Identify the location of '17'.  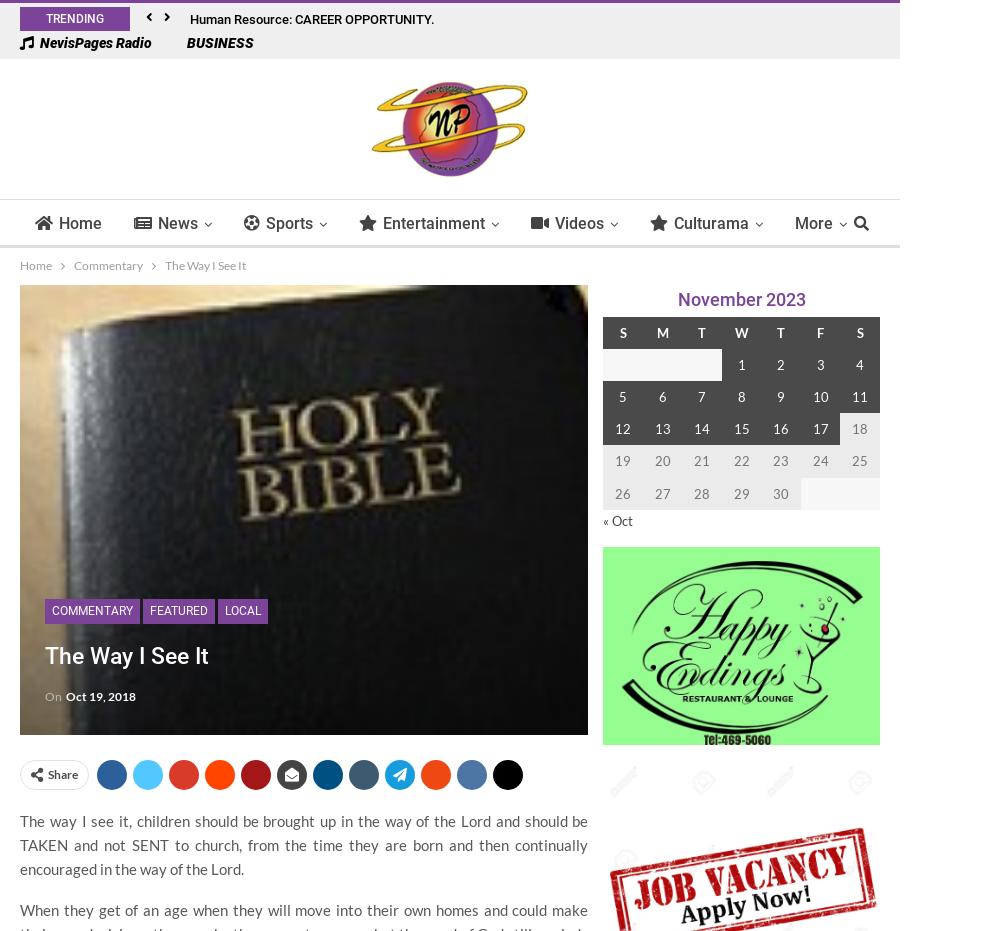
(820, 428).